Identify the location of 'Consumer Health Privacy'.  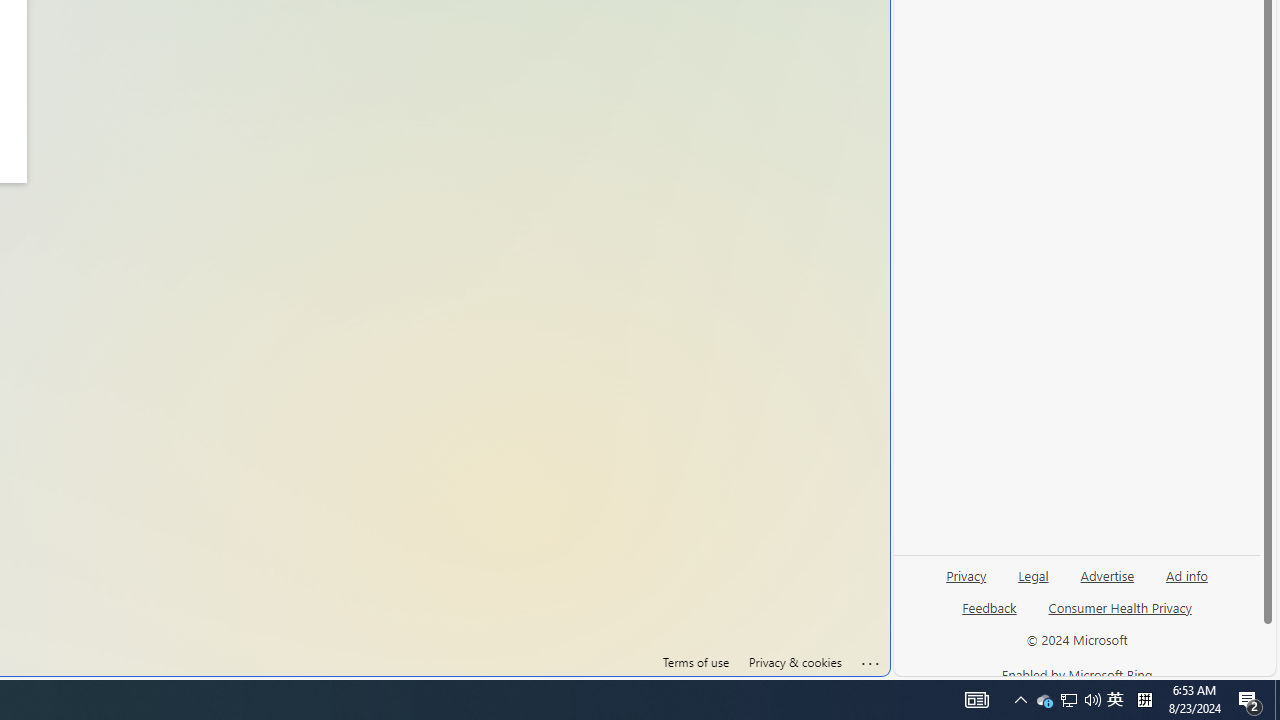
(1120, 614).